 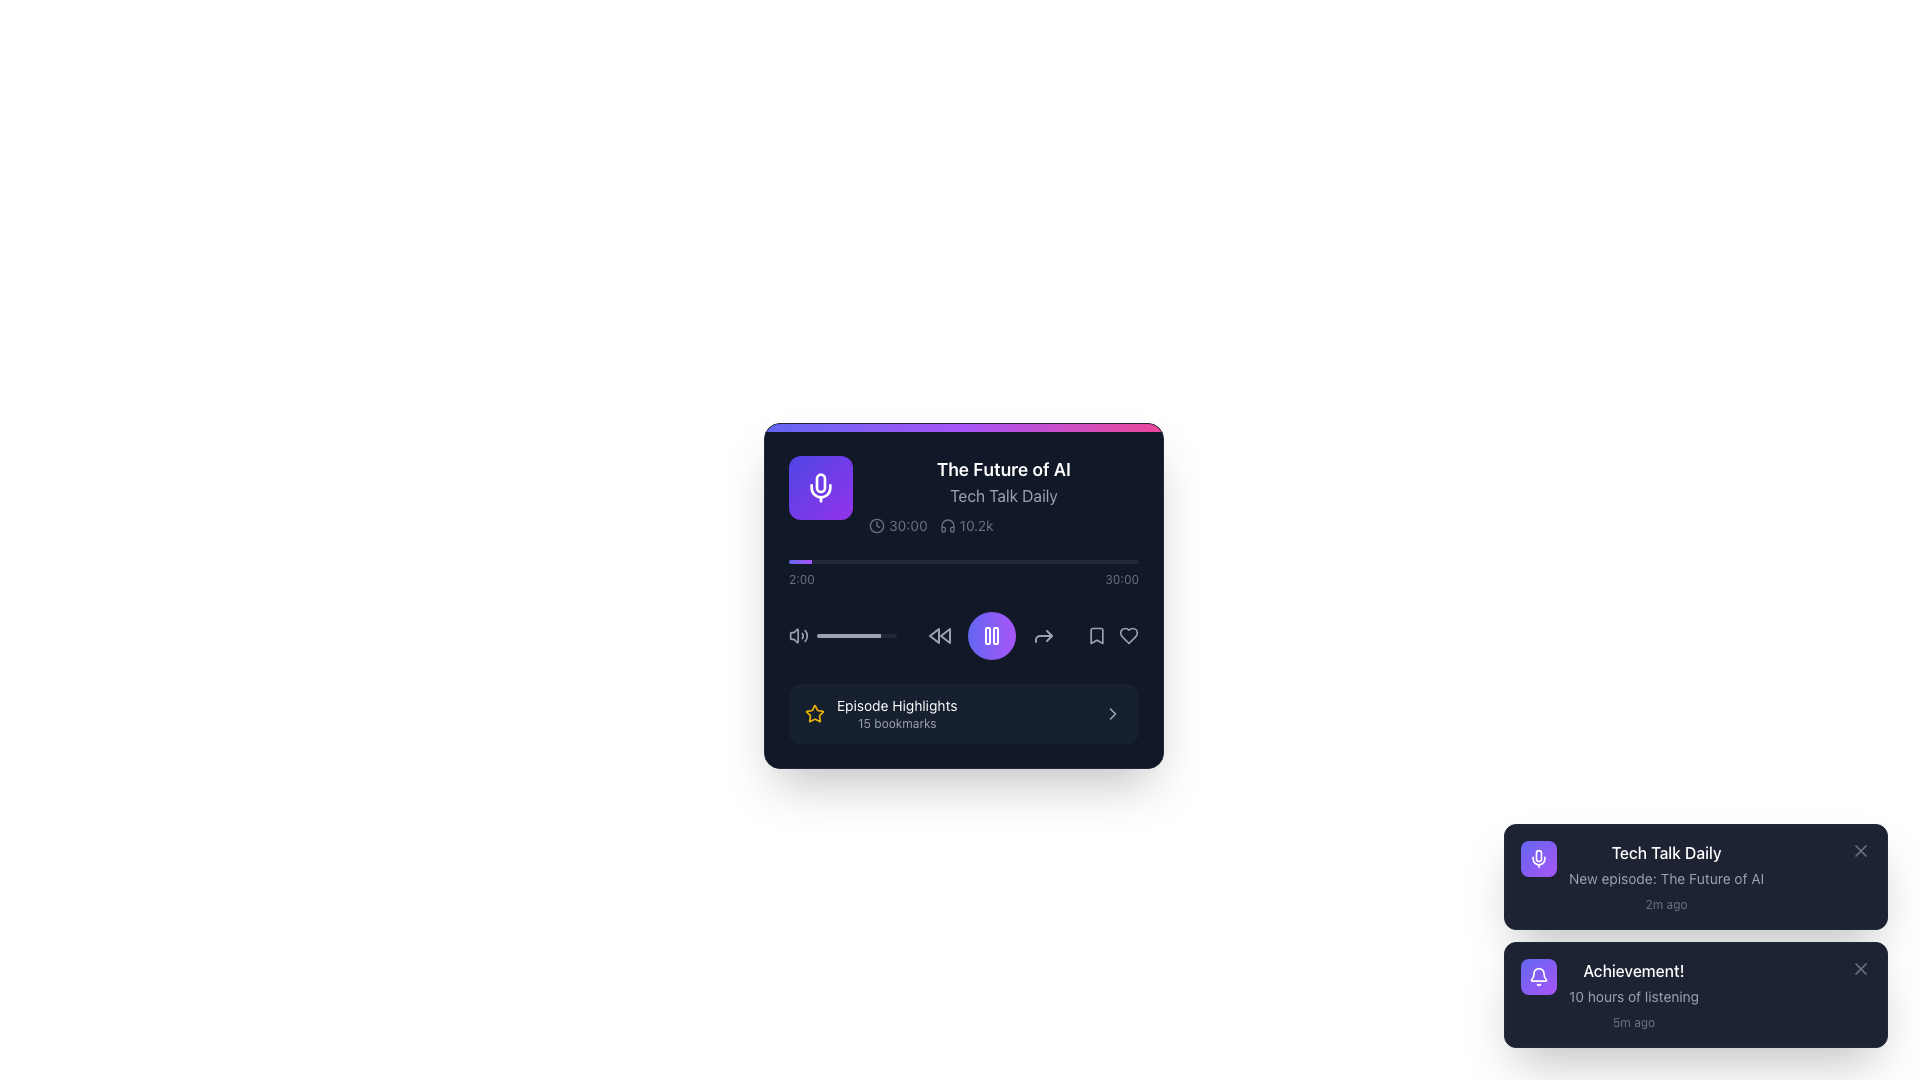 What do you see at coordinates (896, 704) in the screenshot?
I see `the text label indicating 'Episode Highlights', which serves as a header for a section within the bottom-left of the UI layout` at bounding box center [896, 704].